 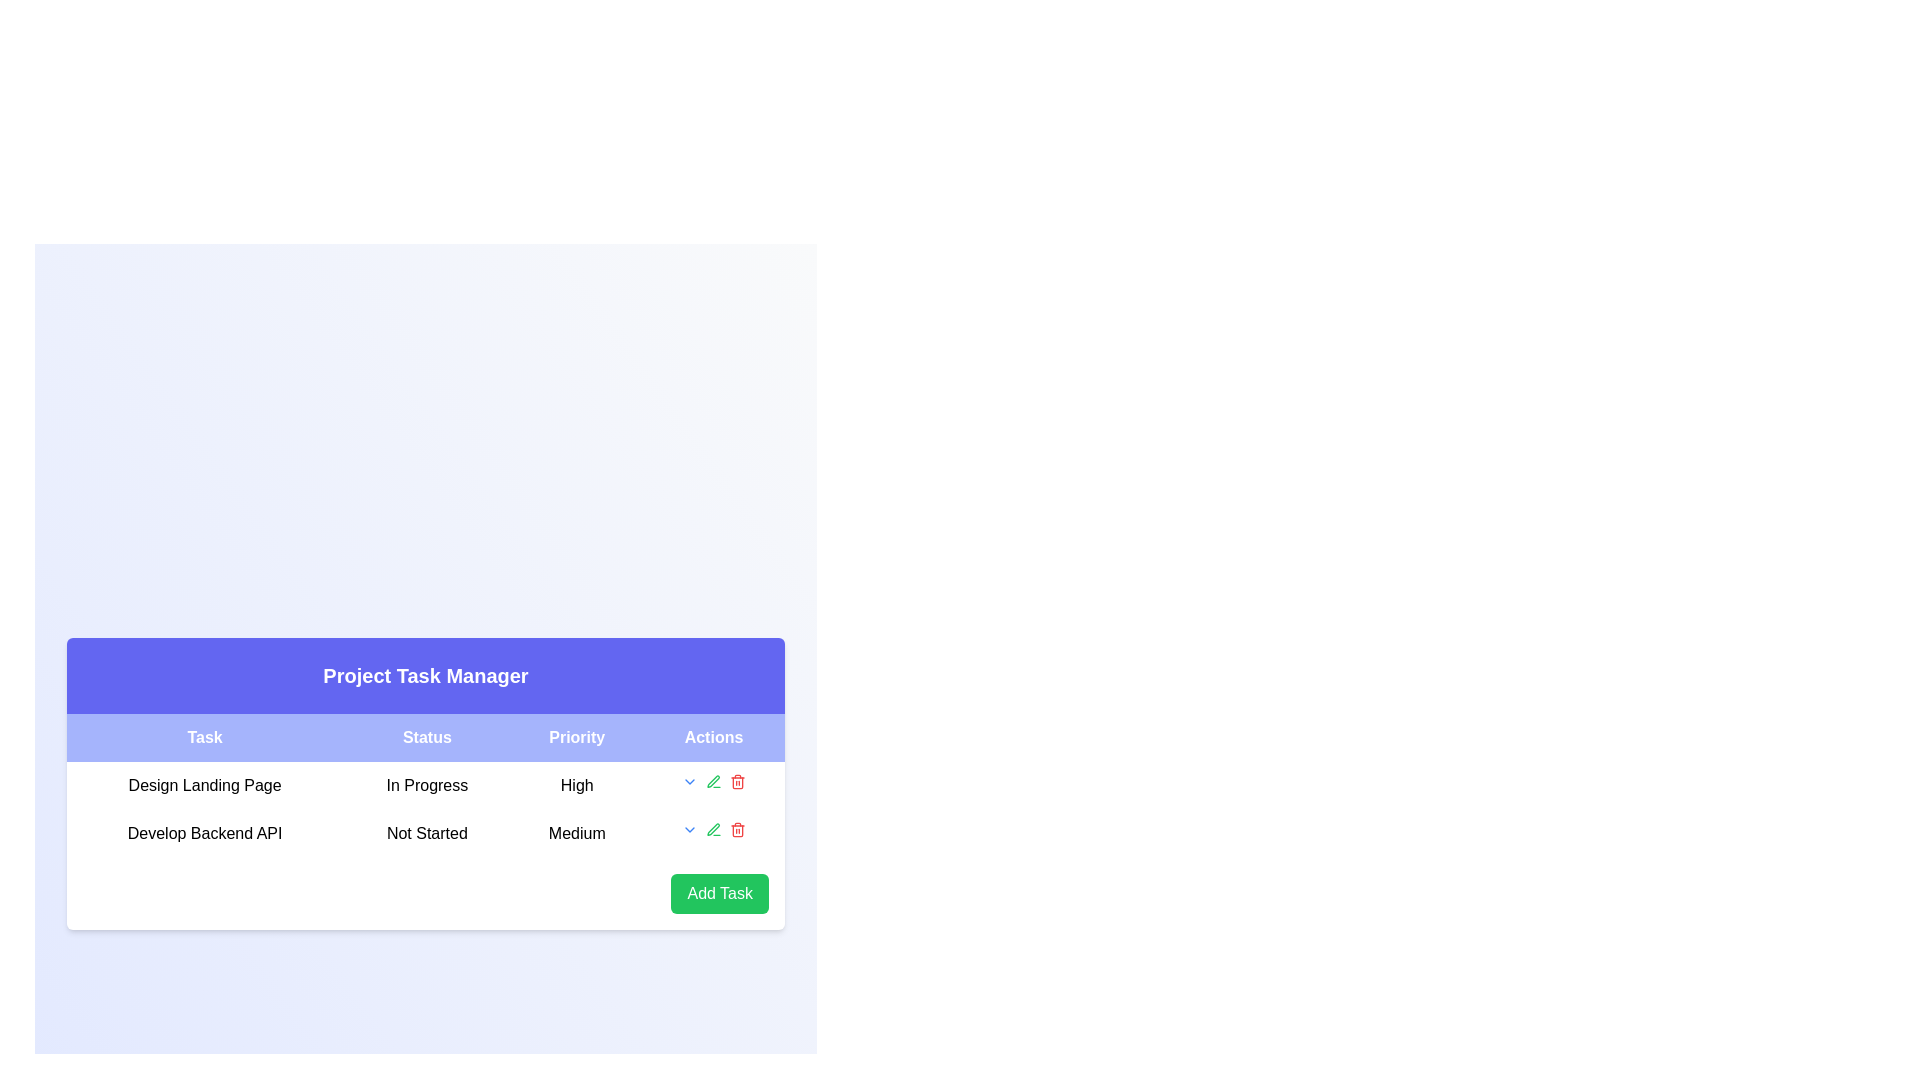 What do you see at coordinates (425, 675) in the screenshot?
I see `the title text element that indicates the 'Project Task Manager' section, which is centered at the top of its card component with an indigo background and white text` at bounding box center [425, 675].